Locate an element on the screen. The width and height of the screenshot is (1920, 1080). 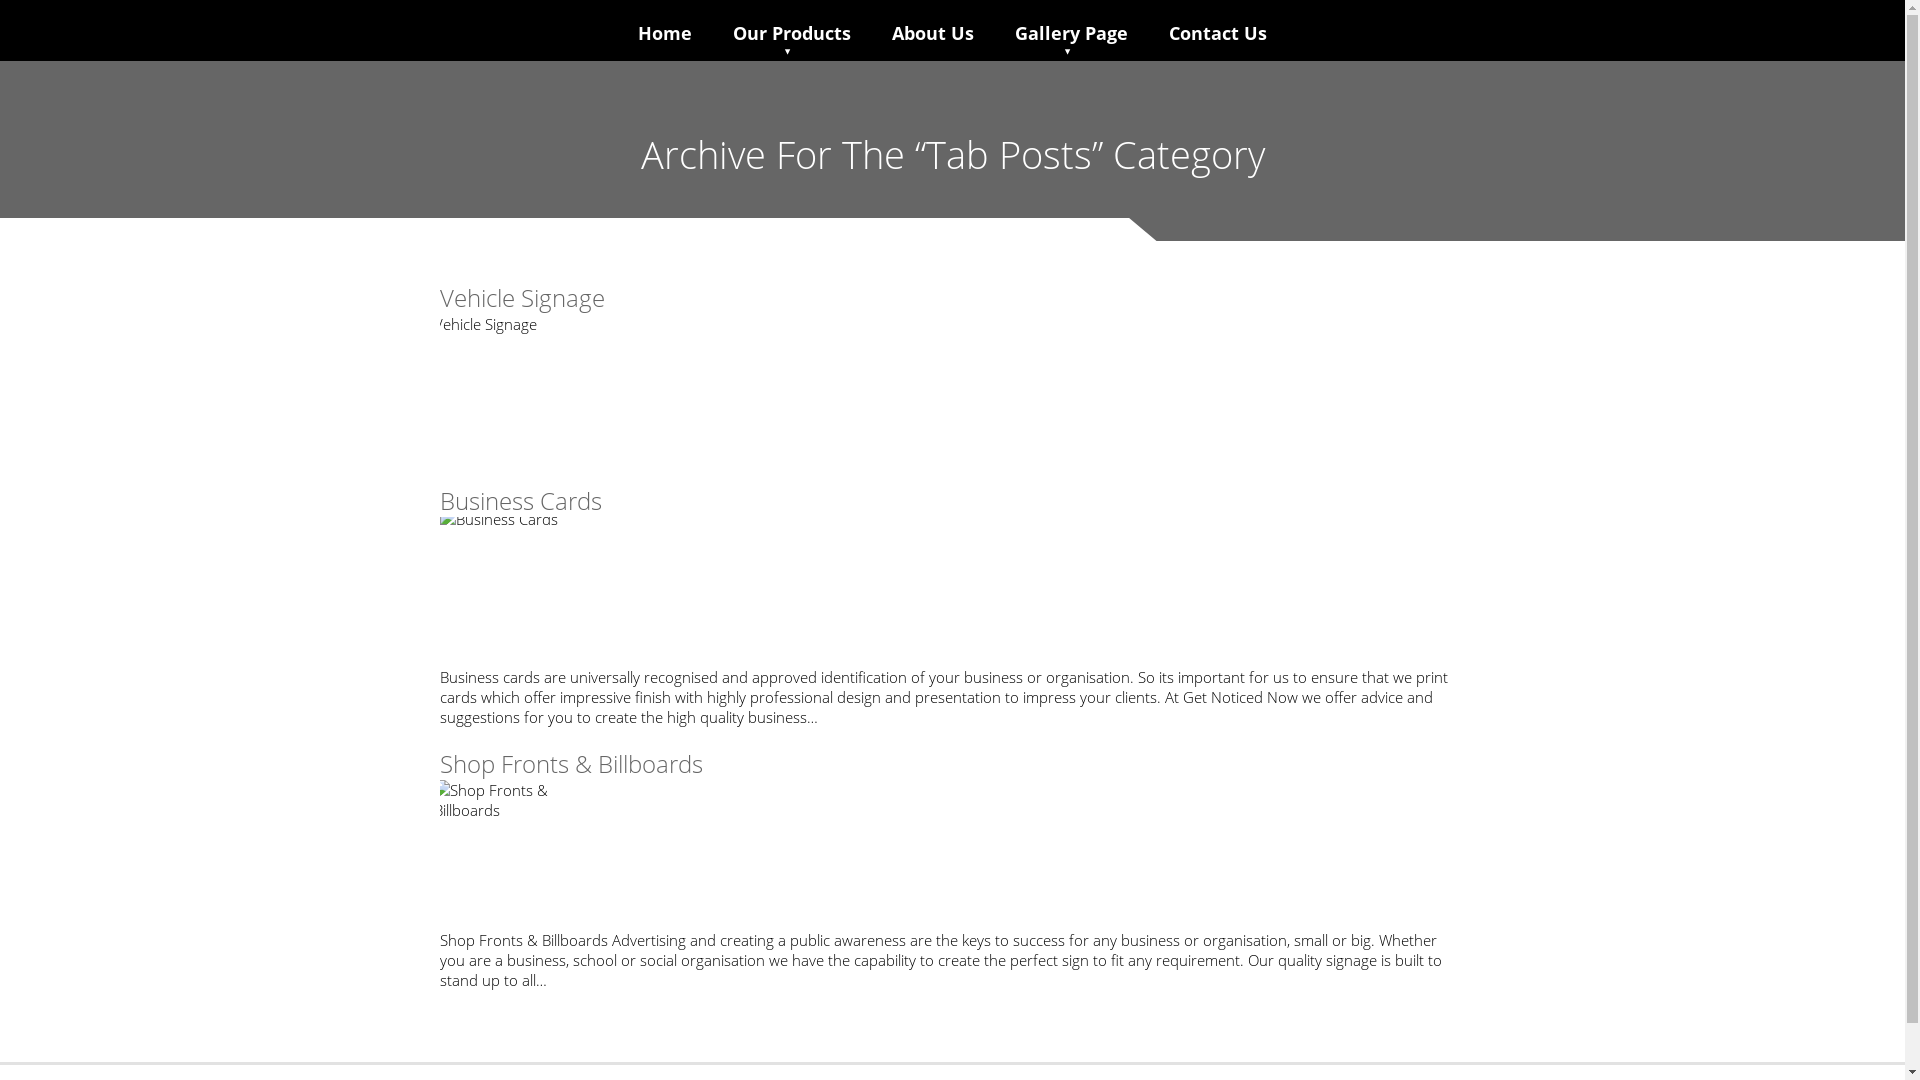
'Home' is located at coordinates (634, 33).